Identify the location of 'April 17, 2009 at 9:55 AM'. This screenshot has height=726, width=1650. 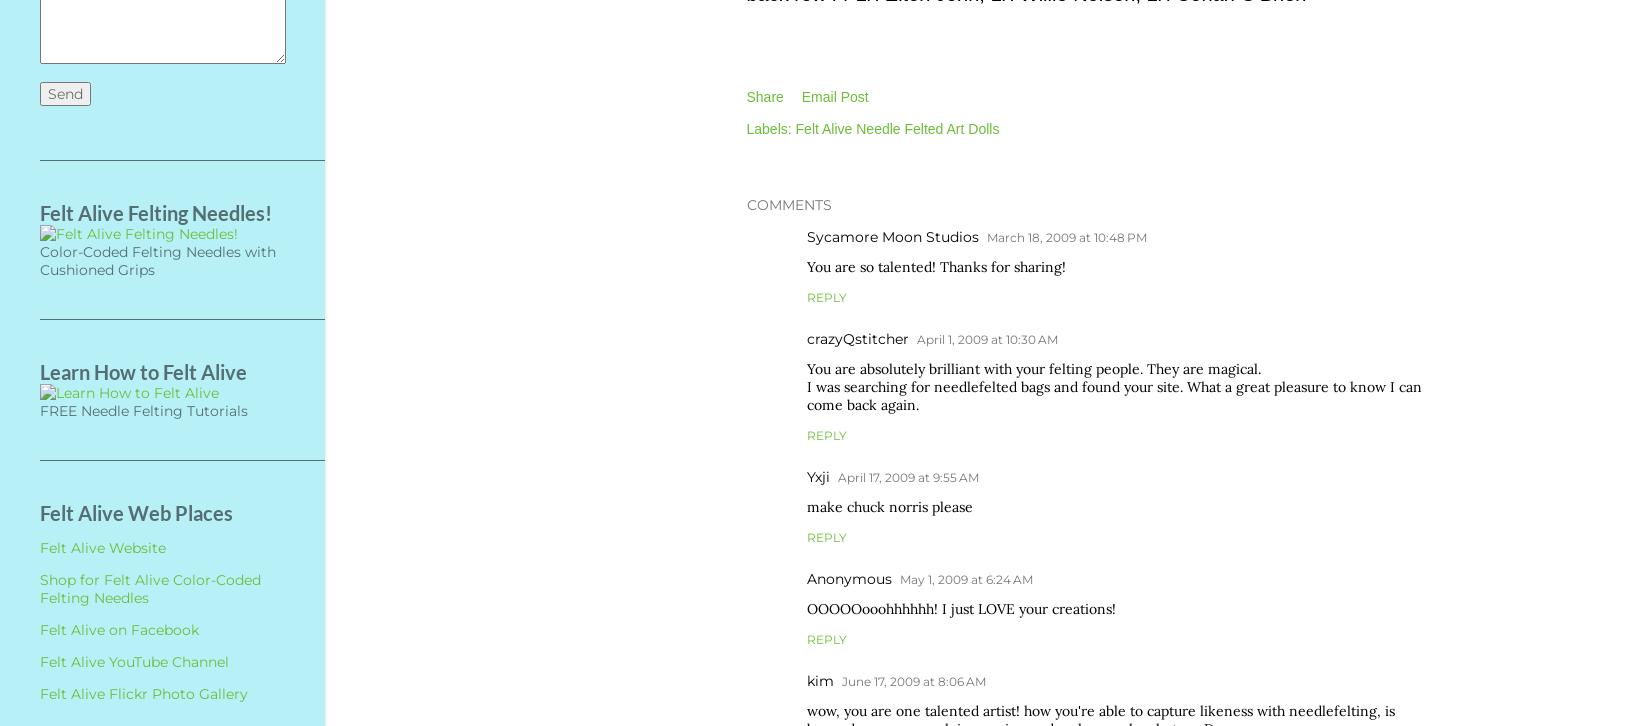
(907, 476).